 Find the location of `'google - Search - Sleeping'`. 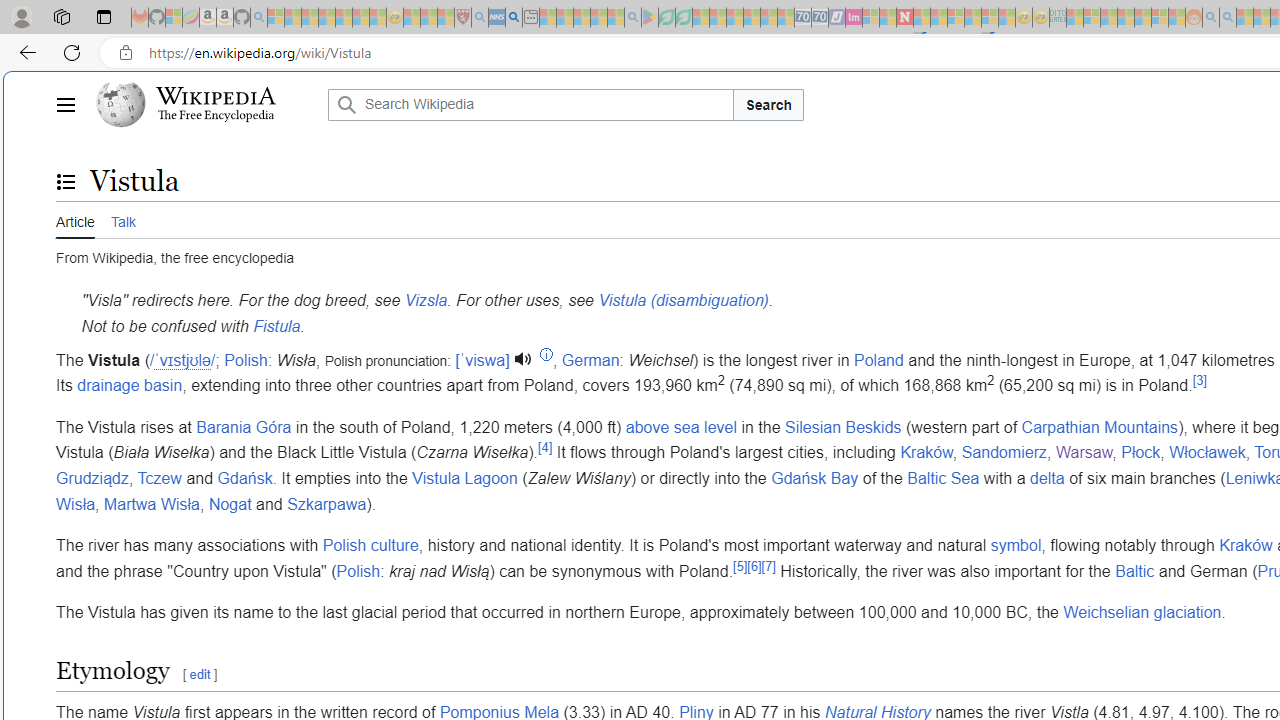

'google - Search - Sleeping' is located at coordinates (631, 17).